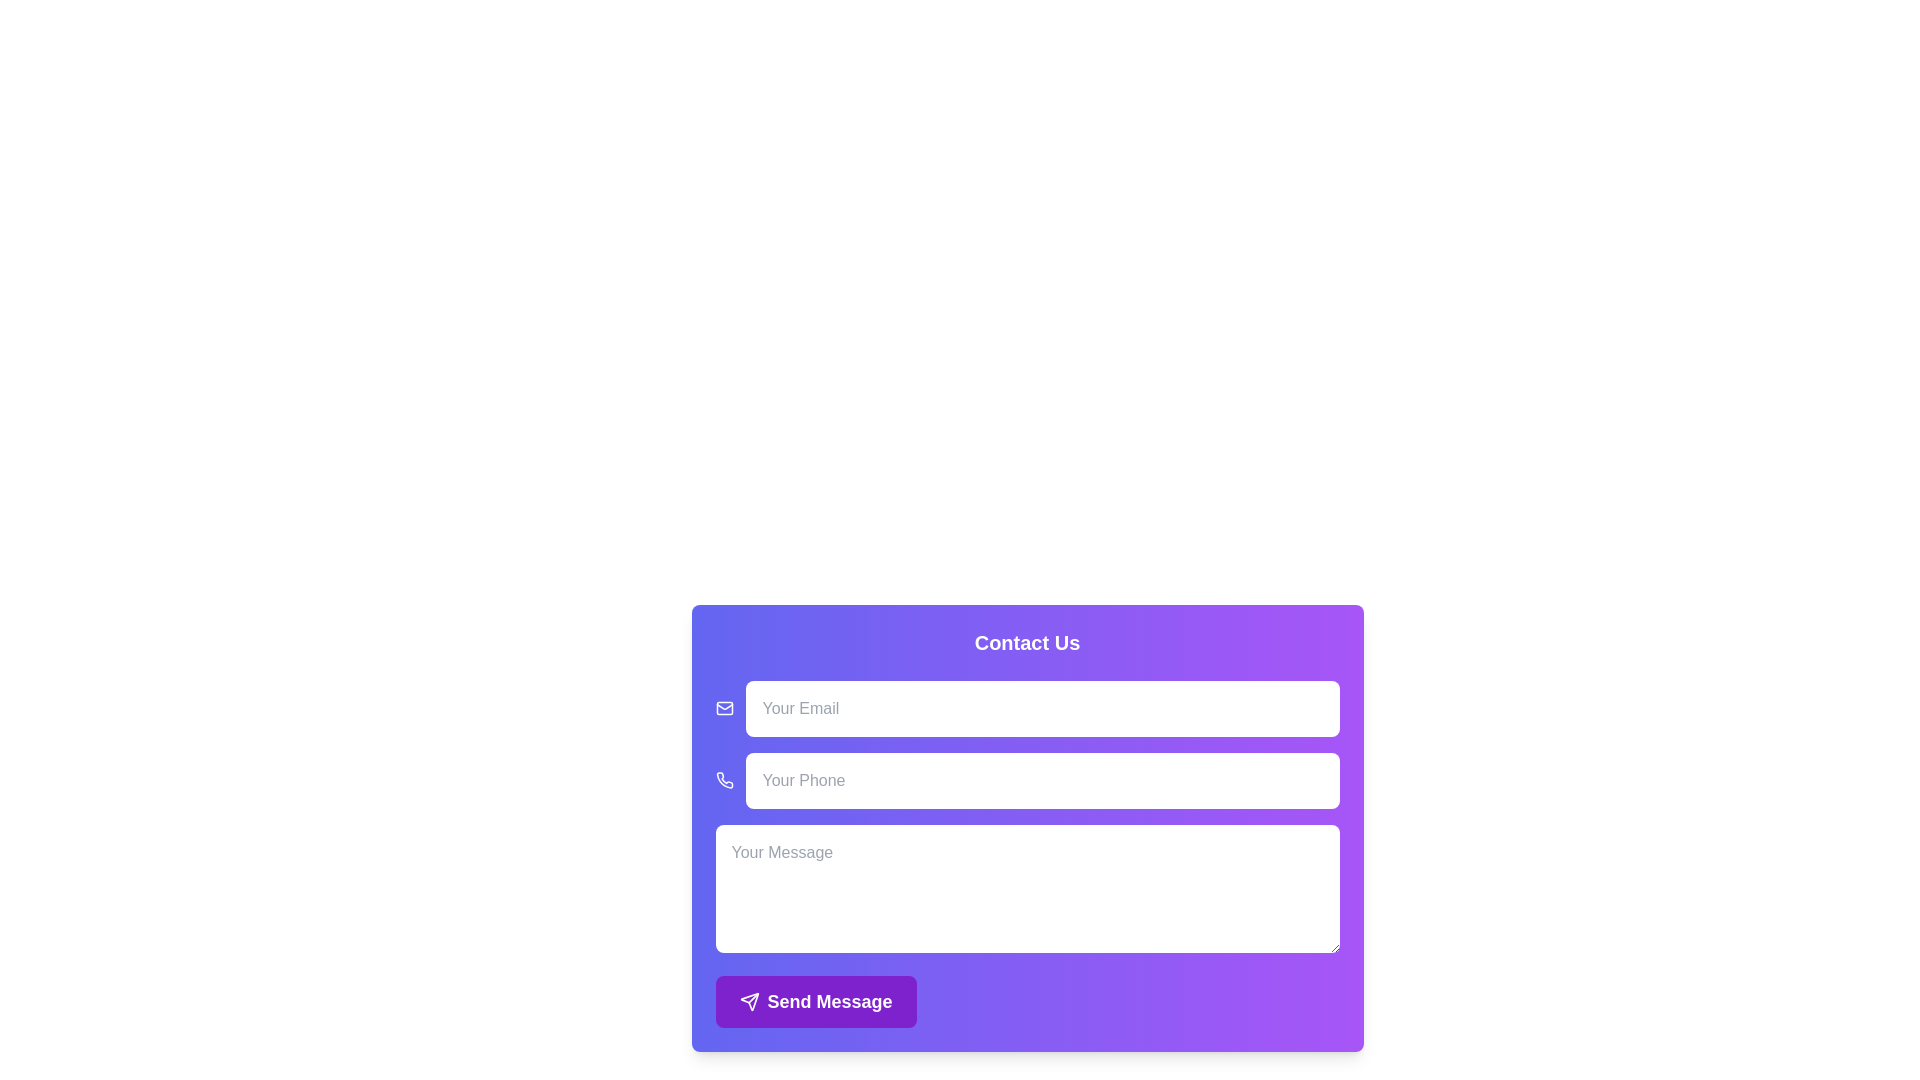 The image size is (1920, 1080). Describe the element at coordinates (723, 779) in the screenshot. I see `the phone icon located to the left of the 'Your Phone' text input field in the 'Contact Us' form` at that location.